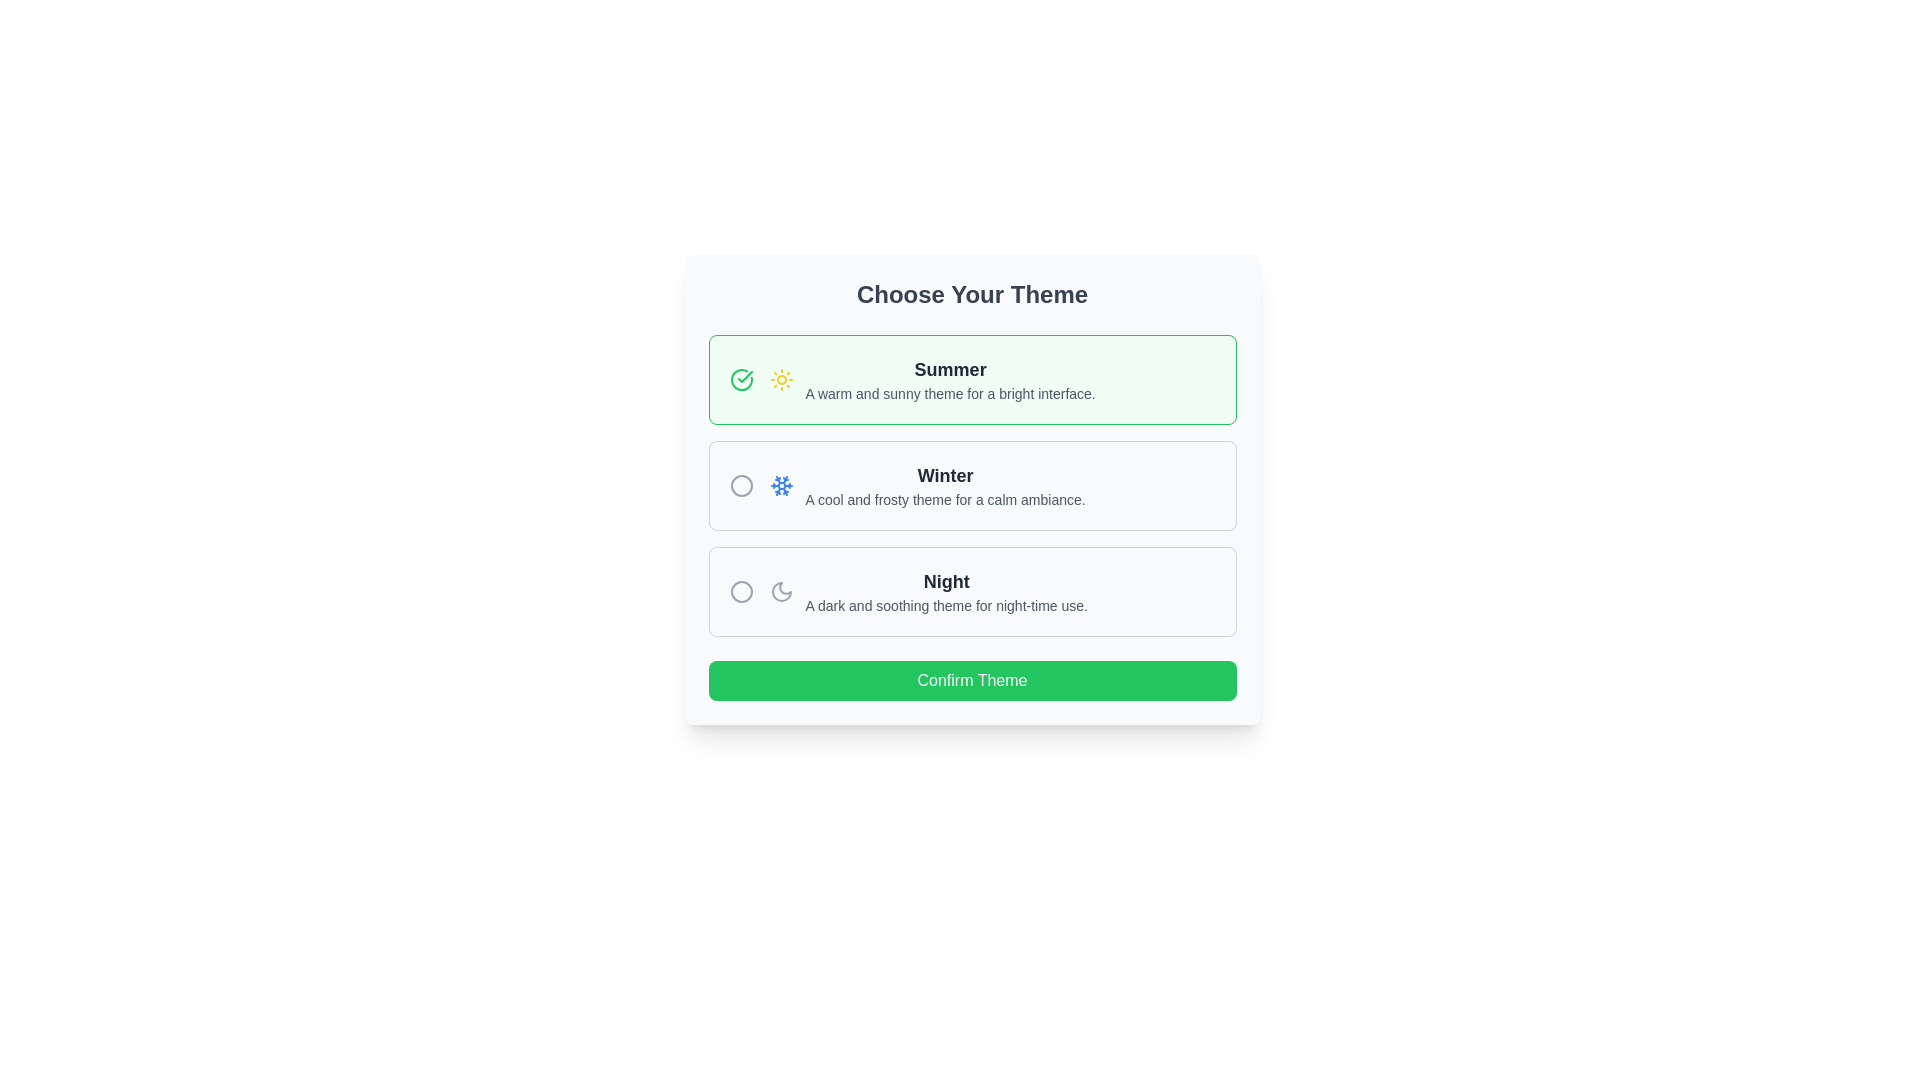 The height and width of the screenshot is (1080, 1920). I want to click on the text 'Winter' which is styled in bold and larger font, located centrally in the theme selection interface, so click(944, 475).